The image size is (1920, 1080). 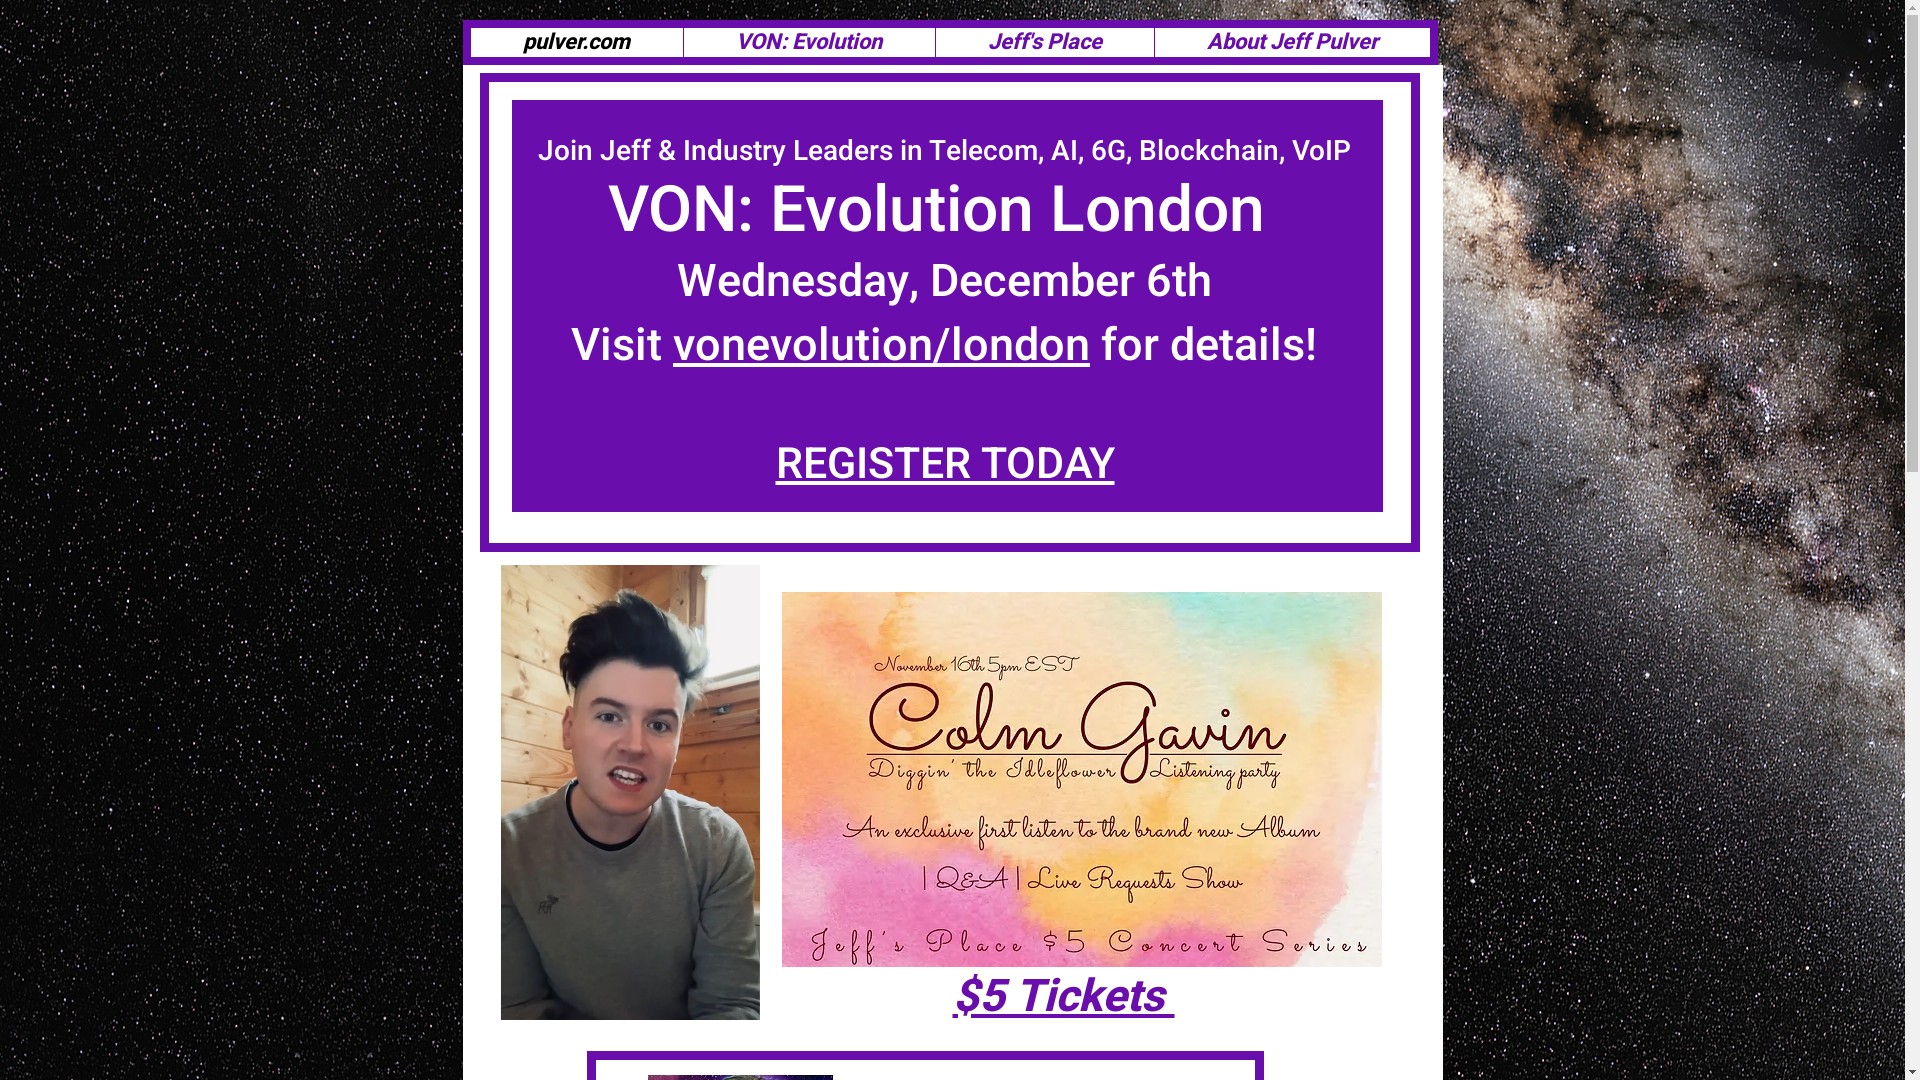 I want to click on 'pulver.com', so click(x=575, y=42).